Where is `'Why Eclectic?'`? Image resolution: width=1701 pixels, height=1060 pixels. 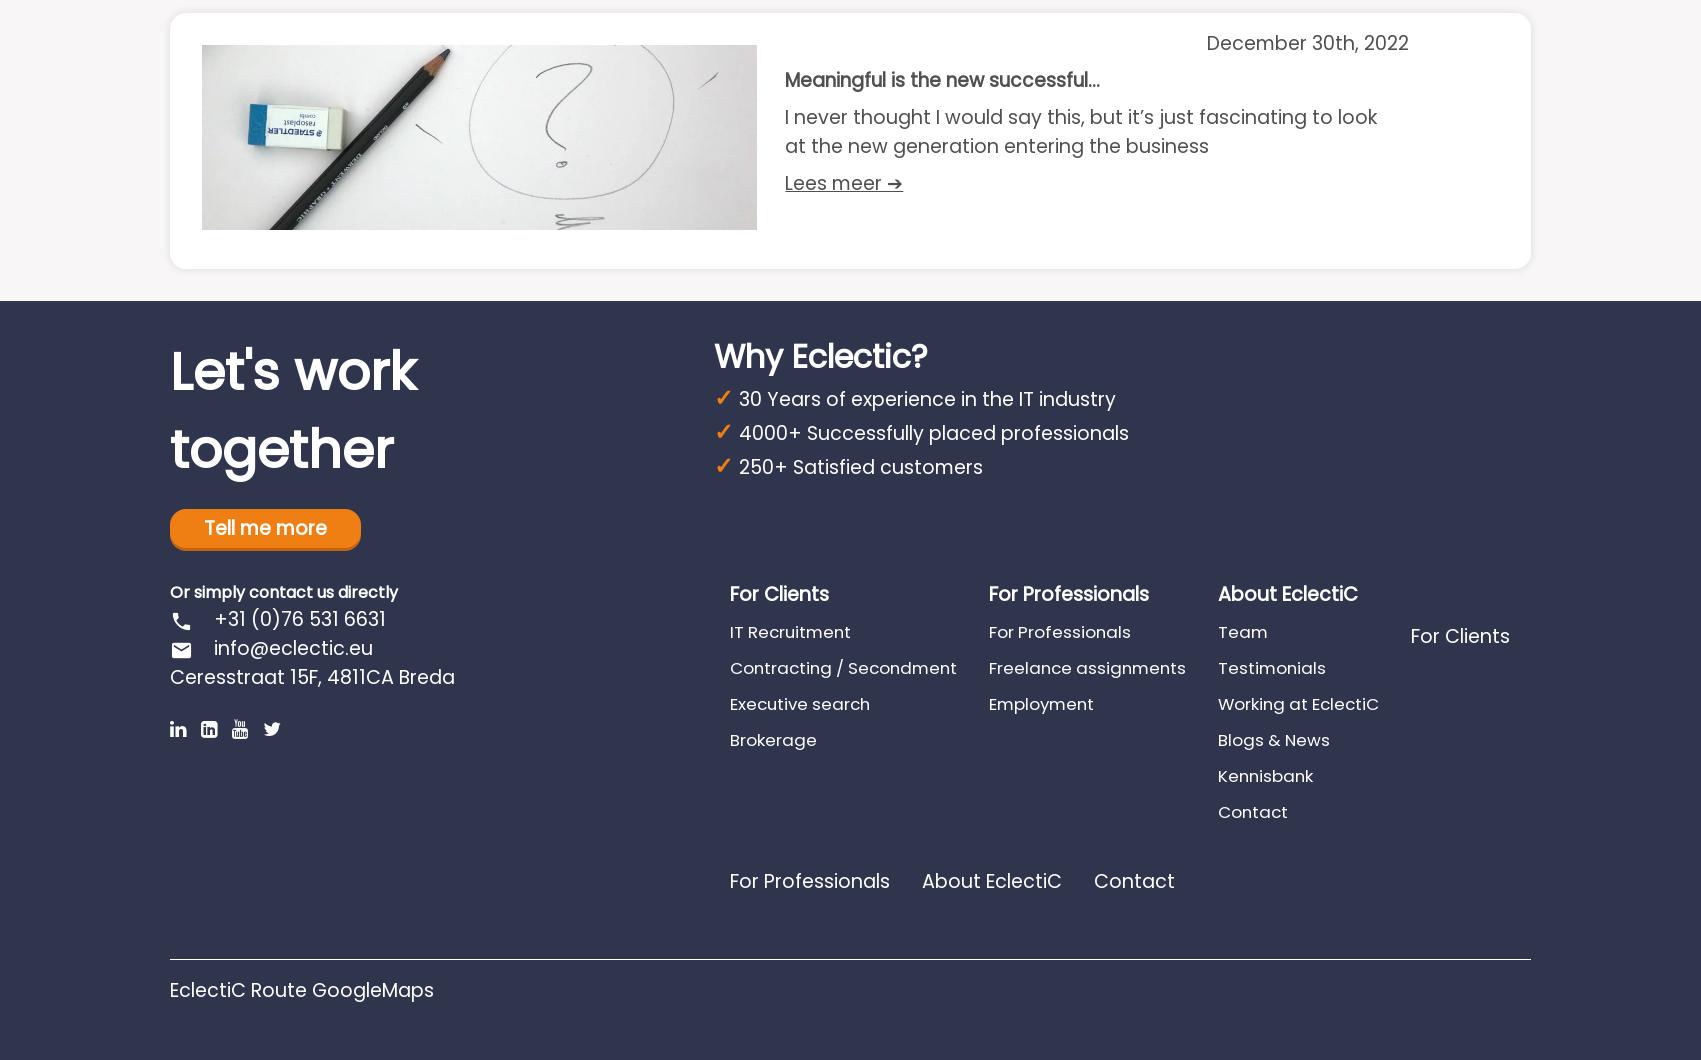 'Why Eclectic?' is located at coordinates (713, 355).